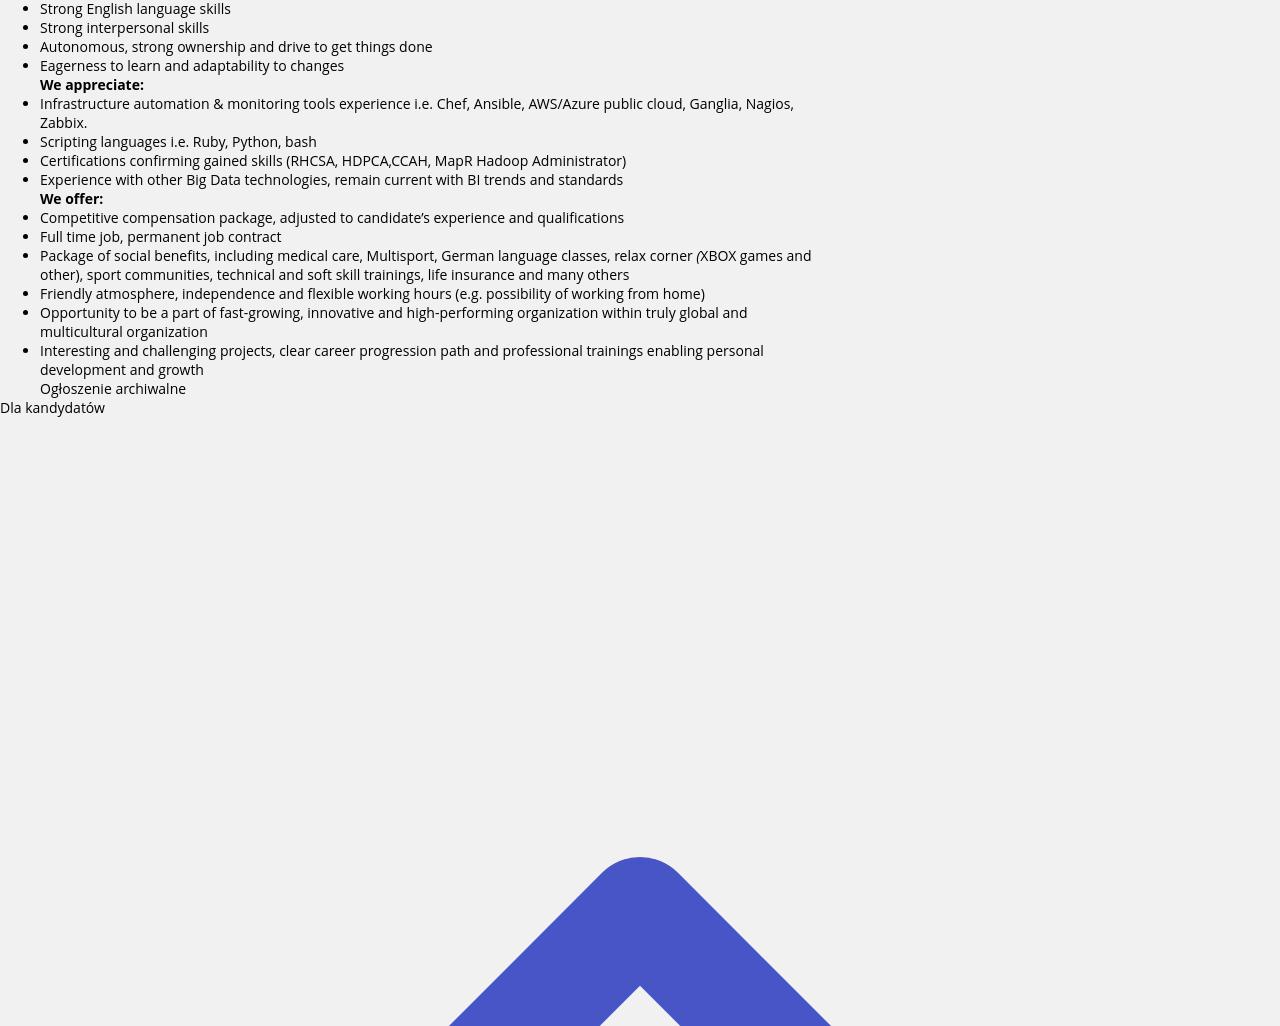 The width and height of the screenshot is (1280, 1026). I want to click on 'Scripting languages i.e. Ruby, Python, bash', so click(178, 141).